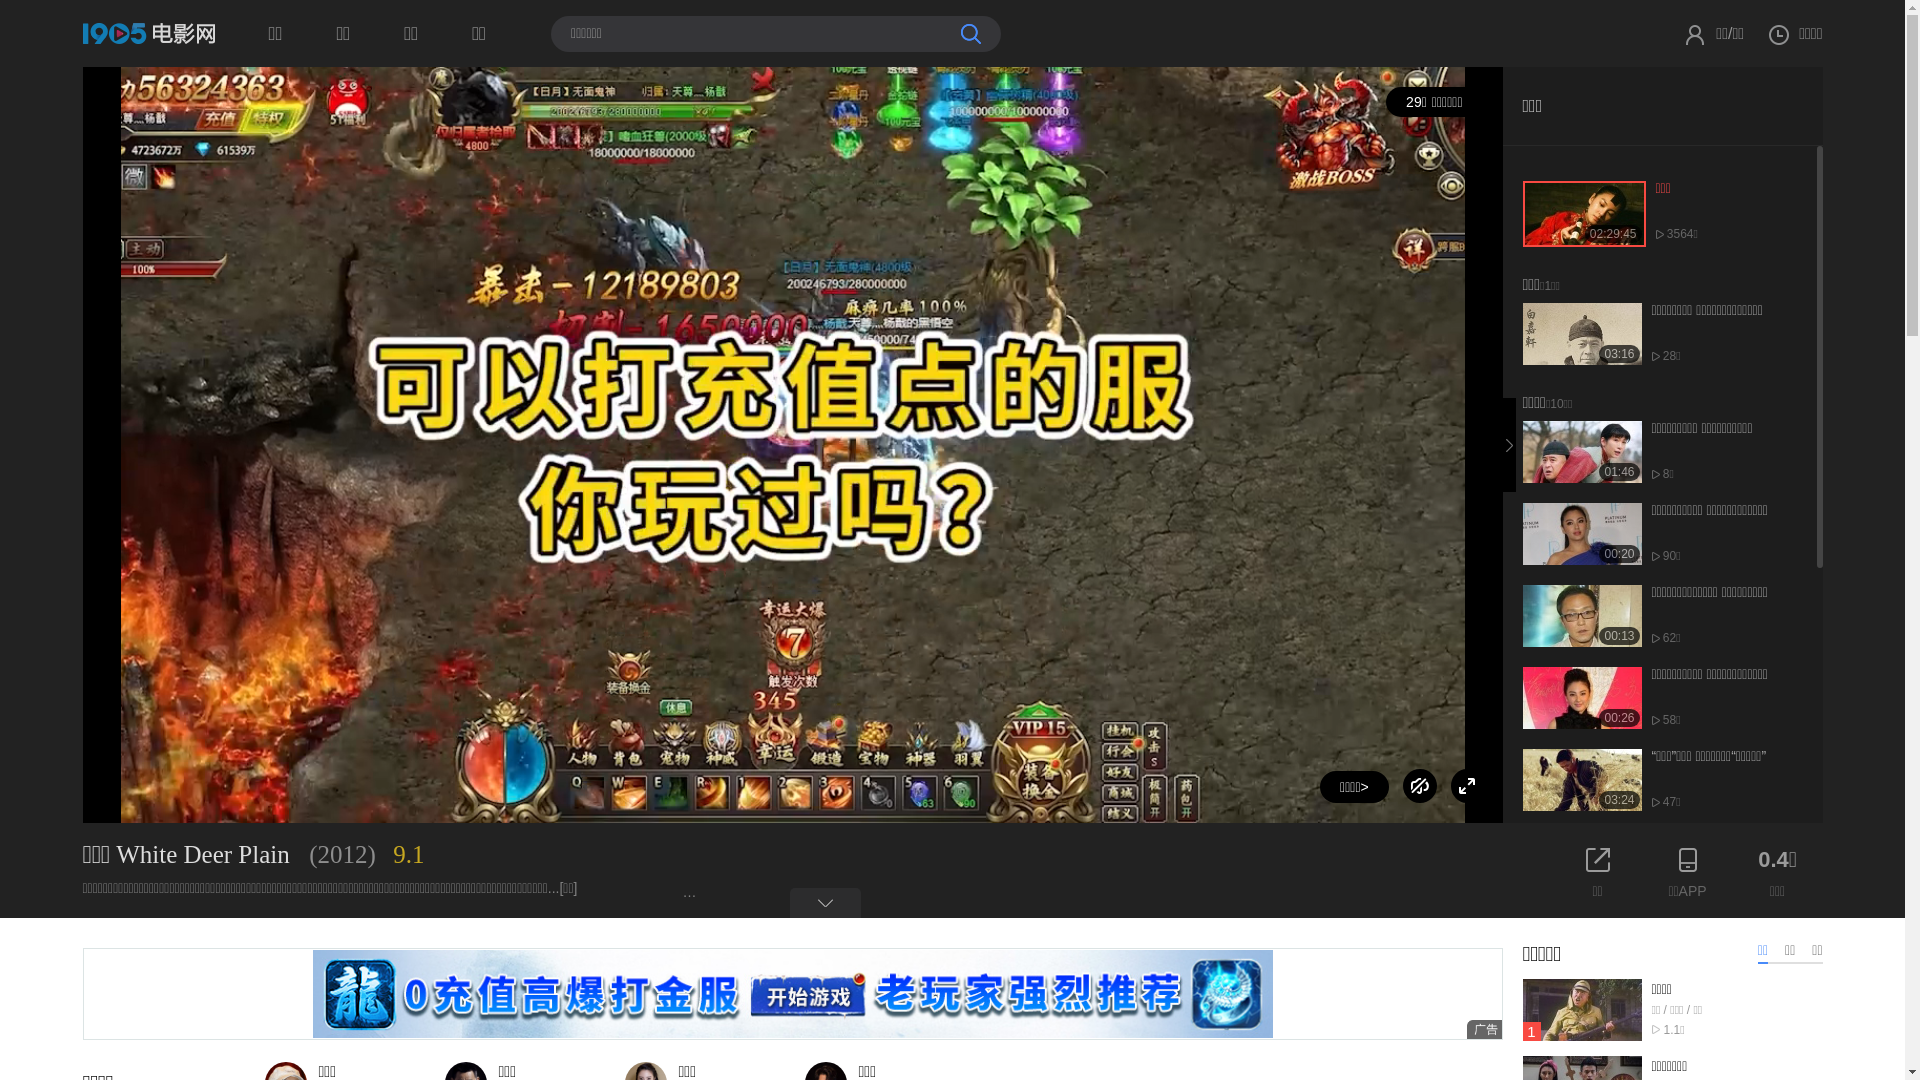 The width and height of the screenshot is (1920, 1080). What do you see at coordinates (1580, 1010) in the screenshot?
I see `'1'` at bounding box center [1580, 1010].